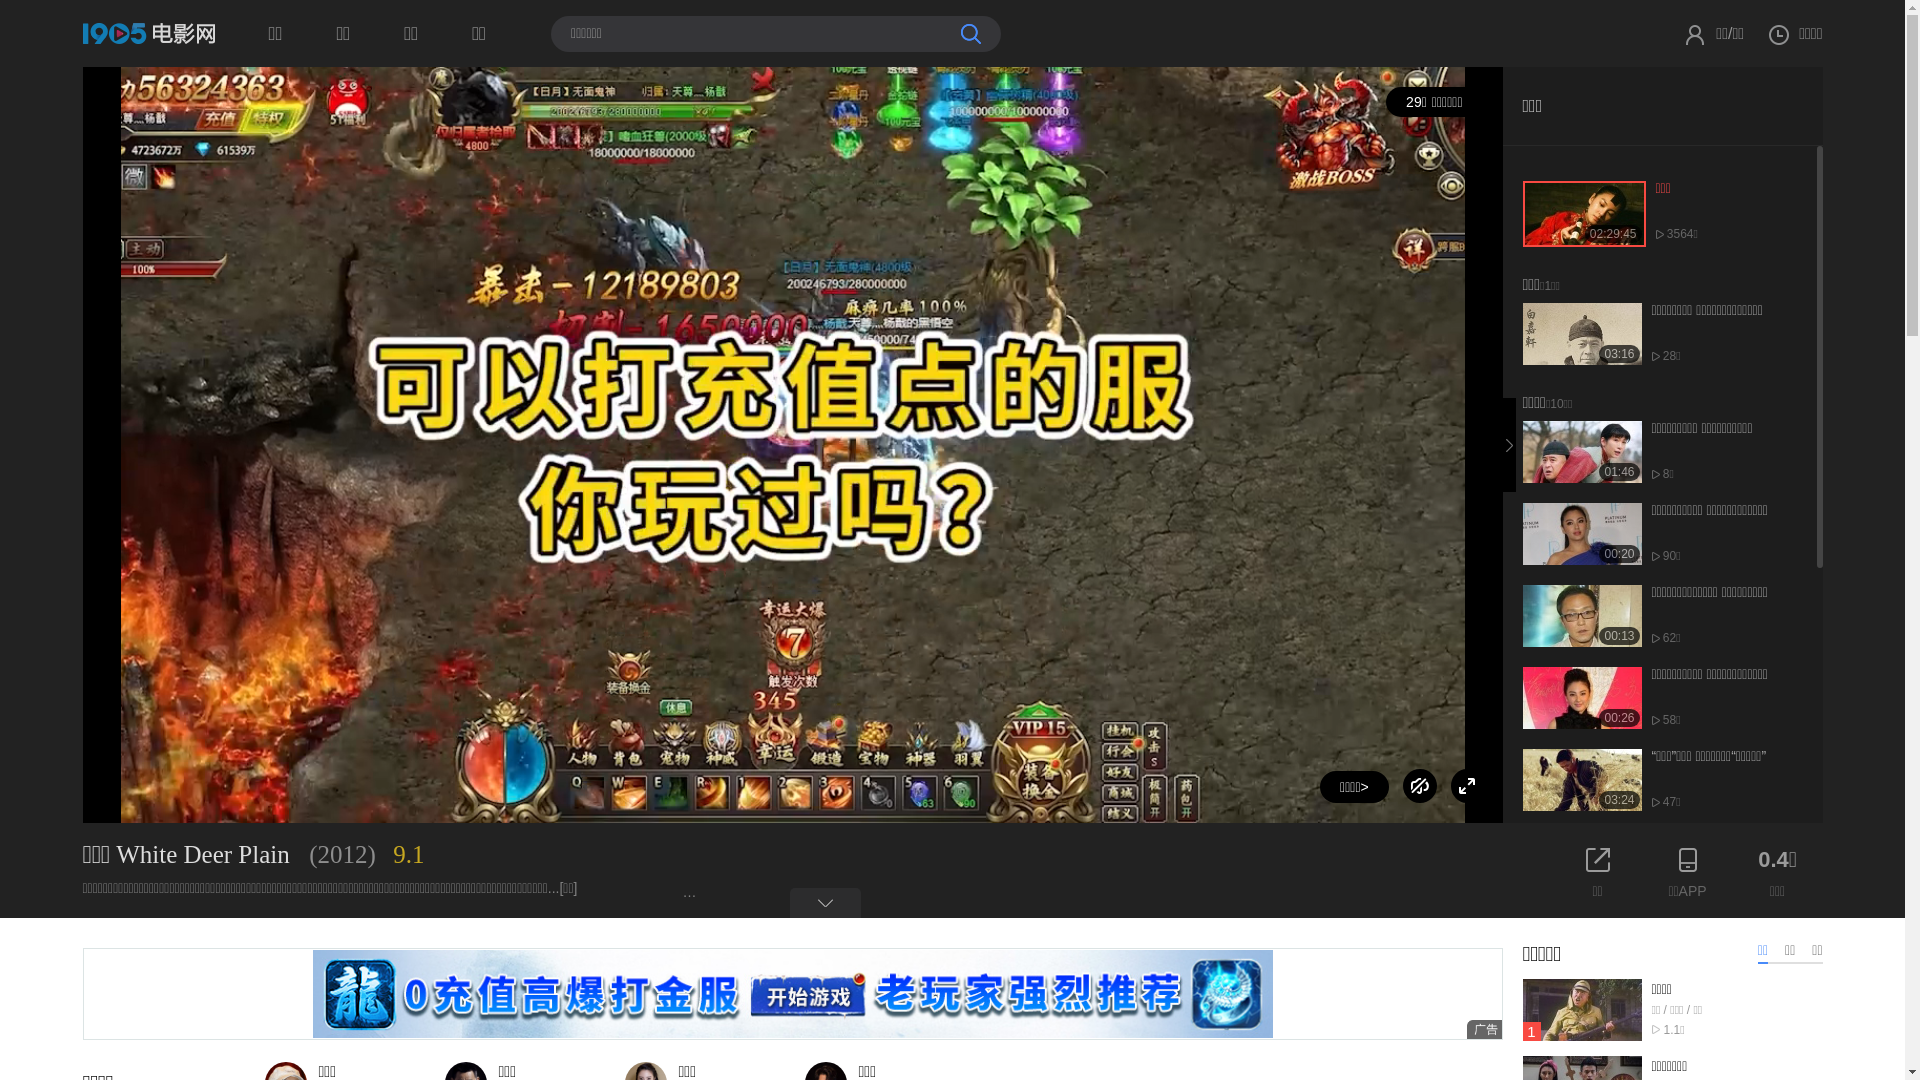 The width and height of the screenshot is (1920, 1080). What do you see at coordinates (1580, 1010) in the screenshot?
I see `'1'` at bounding box center [1580, 1010].